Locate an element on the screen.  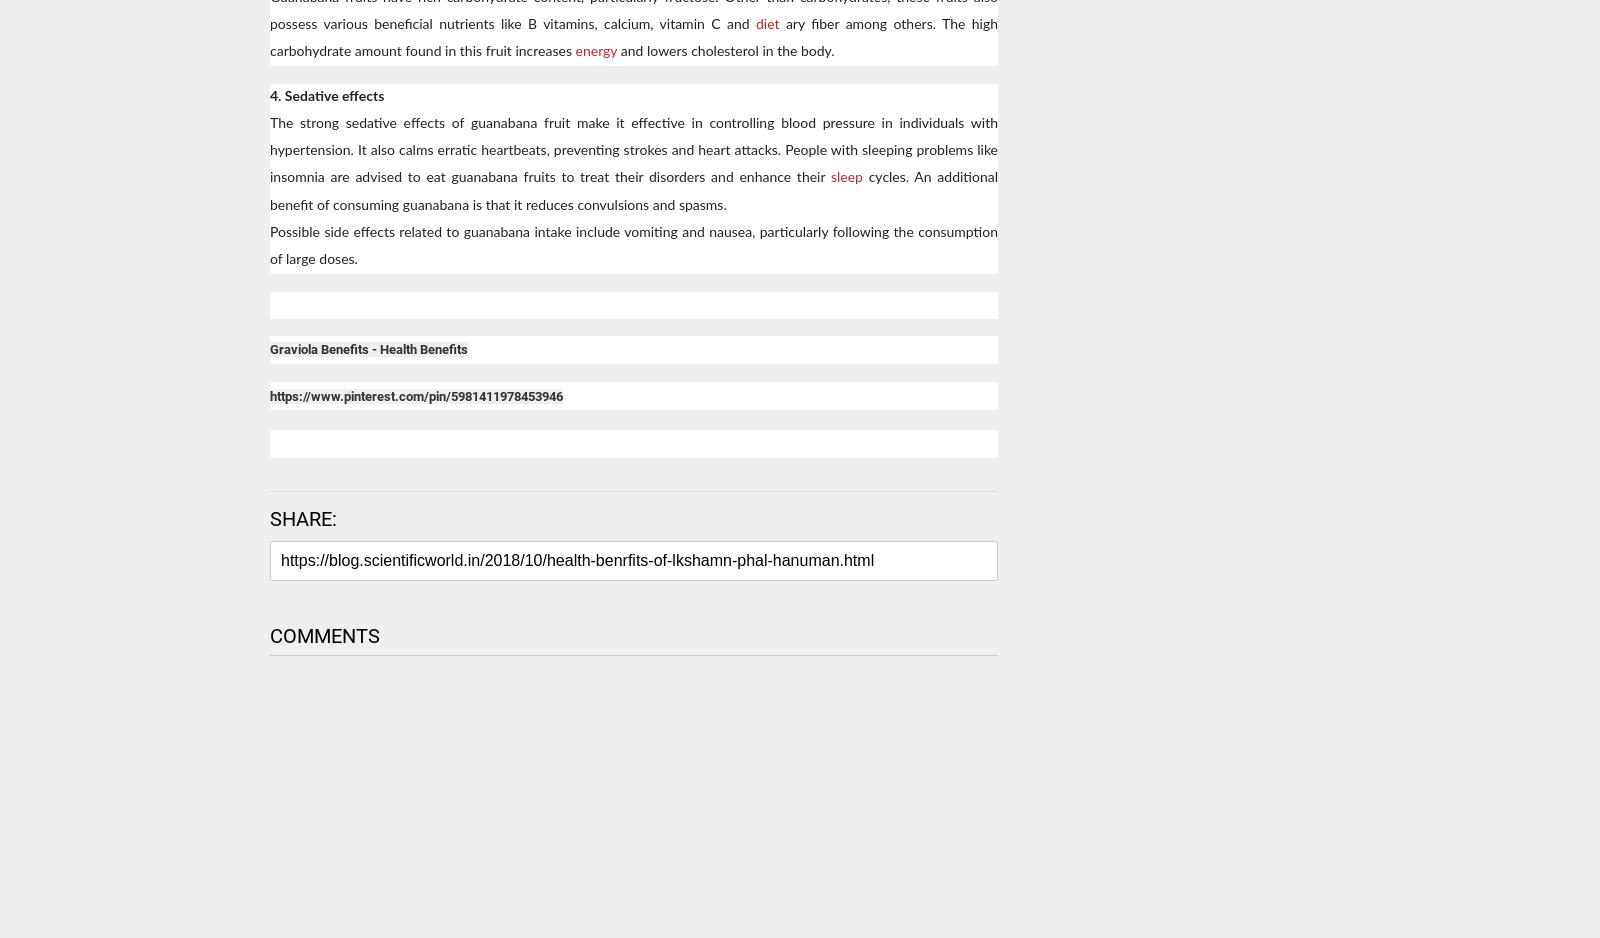
'SHARE:' is located at coordinates (270, 516).